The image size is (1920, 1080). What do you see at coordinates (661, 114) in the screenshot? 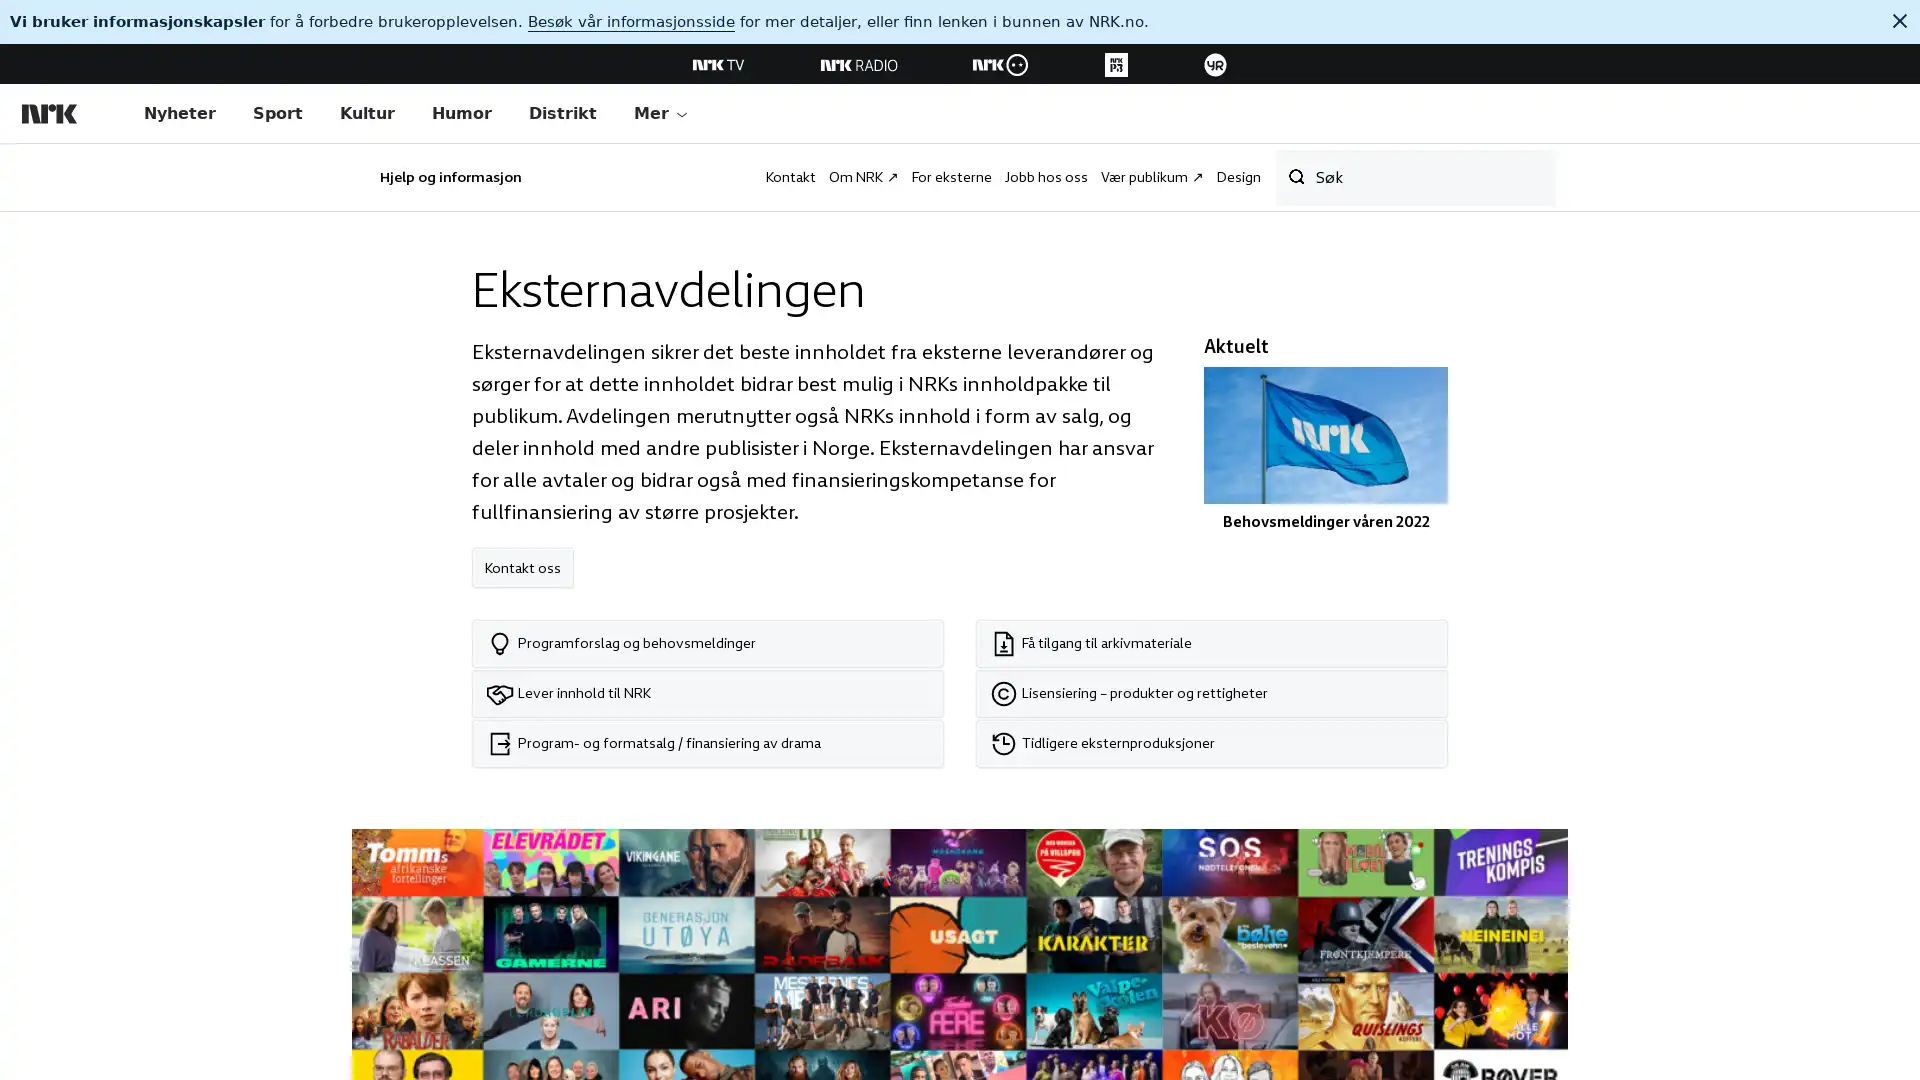
I see `Mer` at bounding box center [661, 114].